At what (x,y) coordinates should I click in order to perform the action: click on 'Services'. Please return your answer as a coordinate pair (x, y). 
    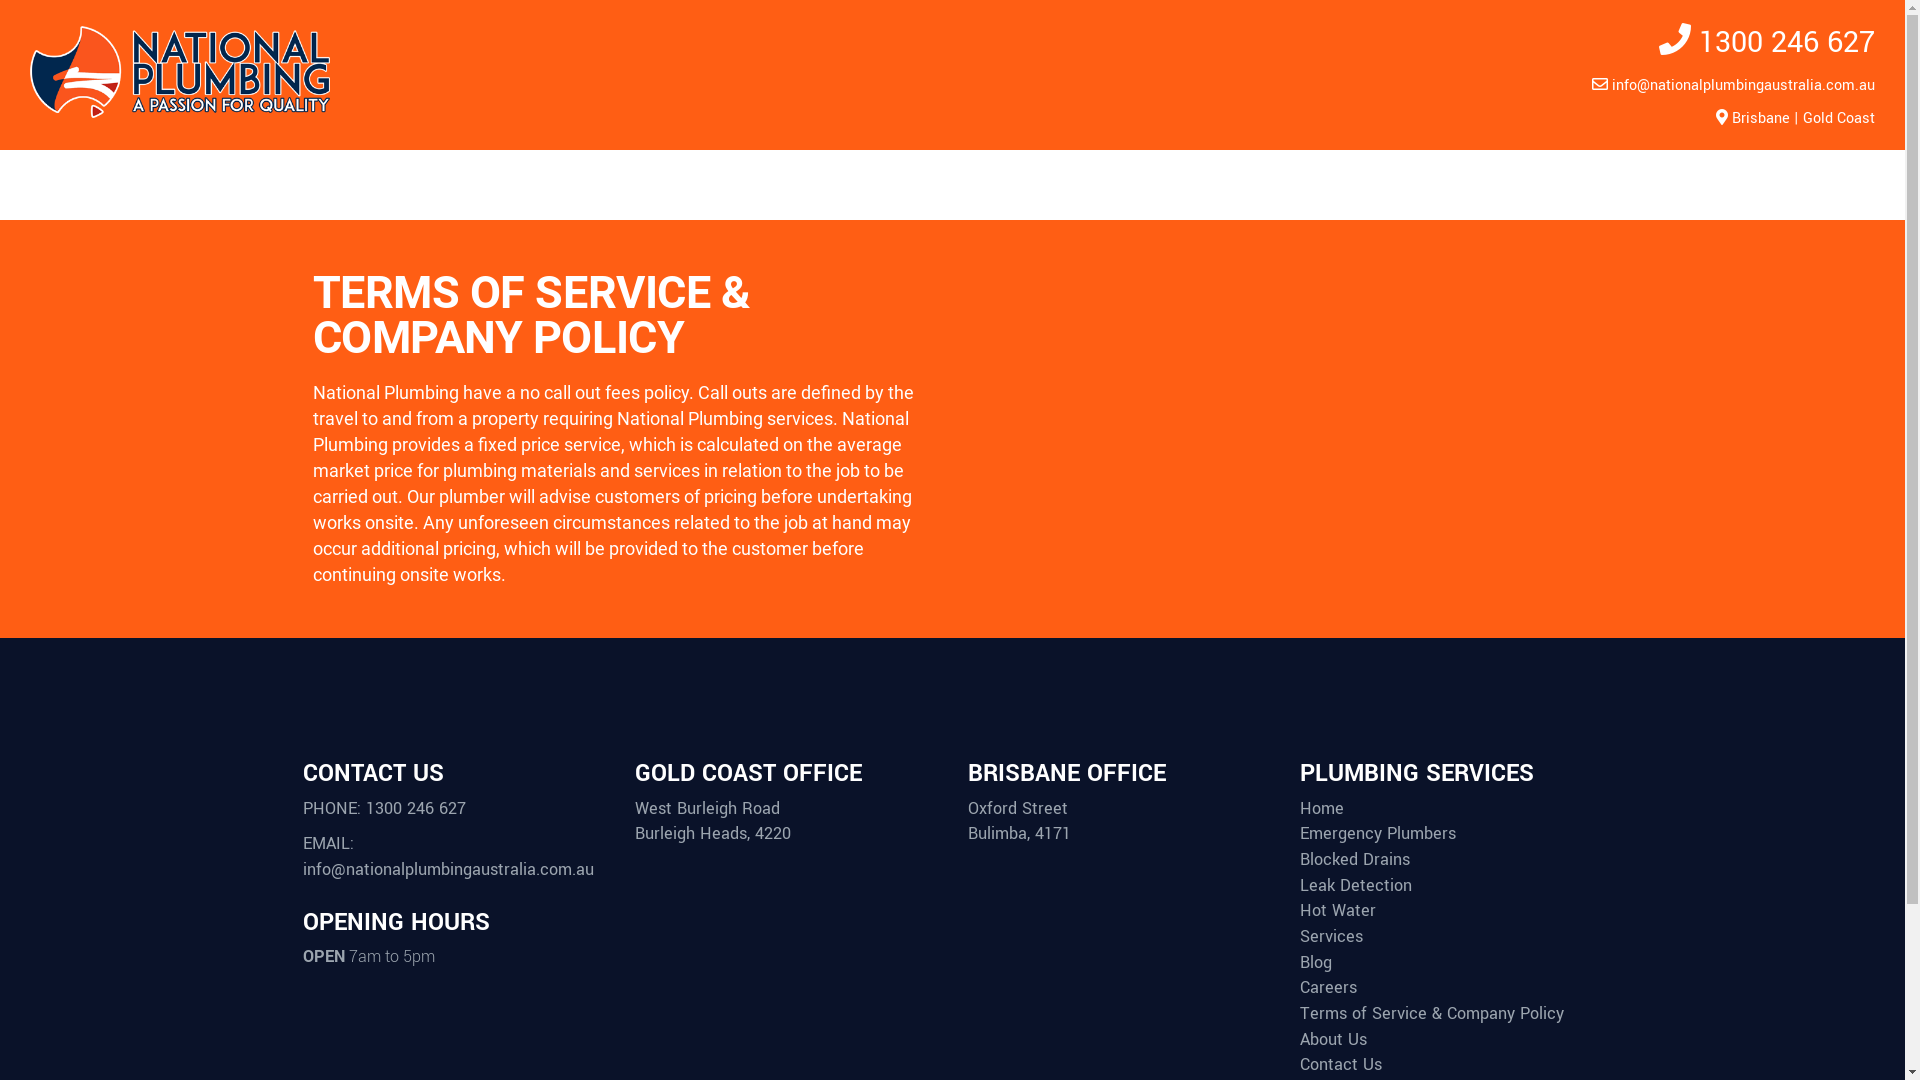
    Looking at the image, I should click on (1300, 937).